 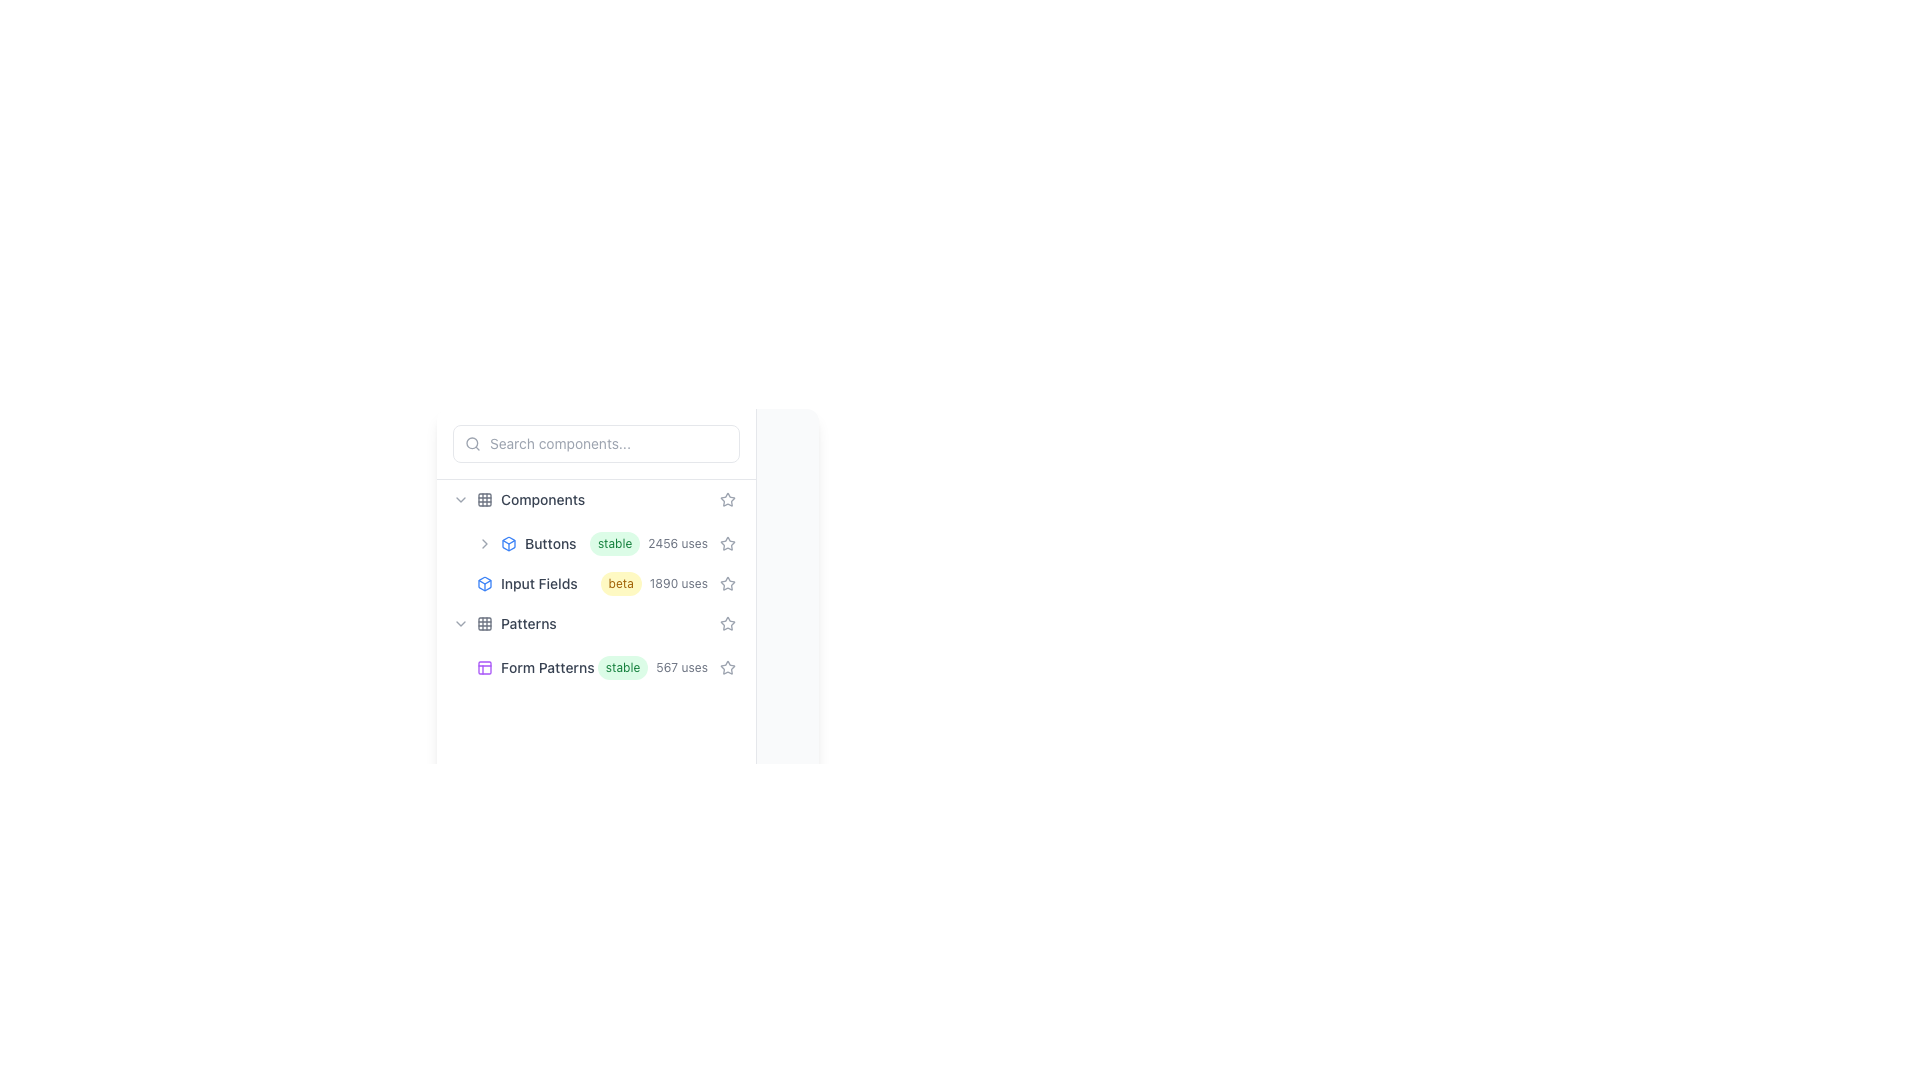 I want to click on the non-interactive SVG-based visual icon that indicates importance or selection, located to the right of the 'Input Fields' text, so click(x=727, y=498).